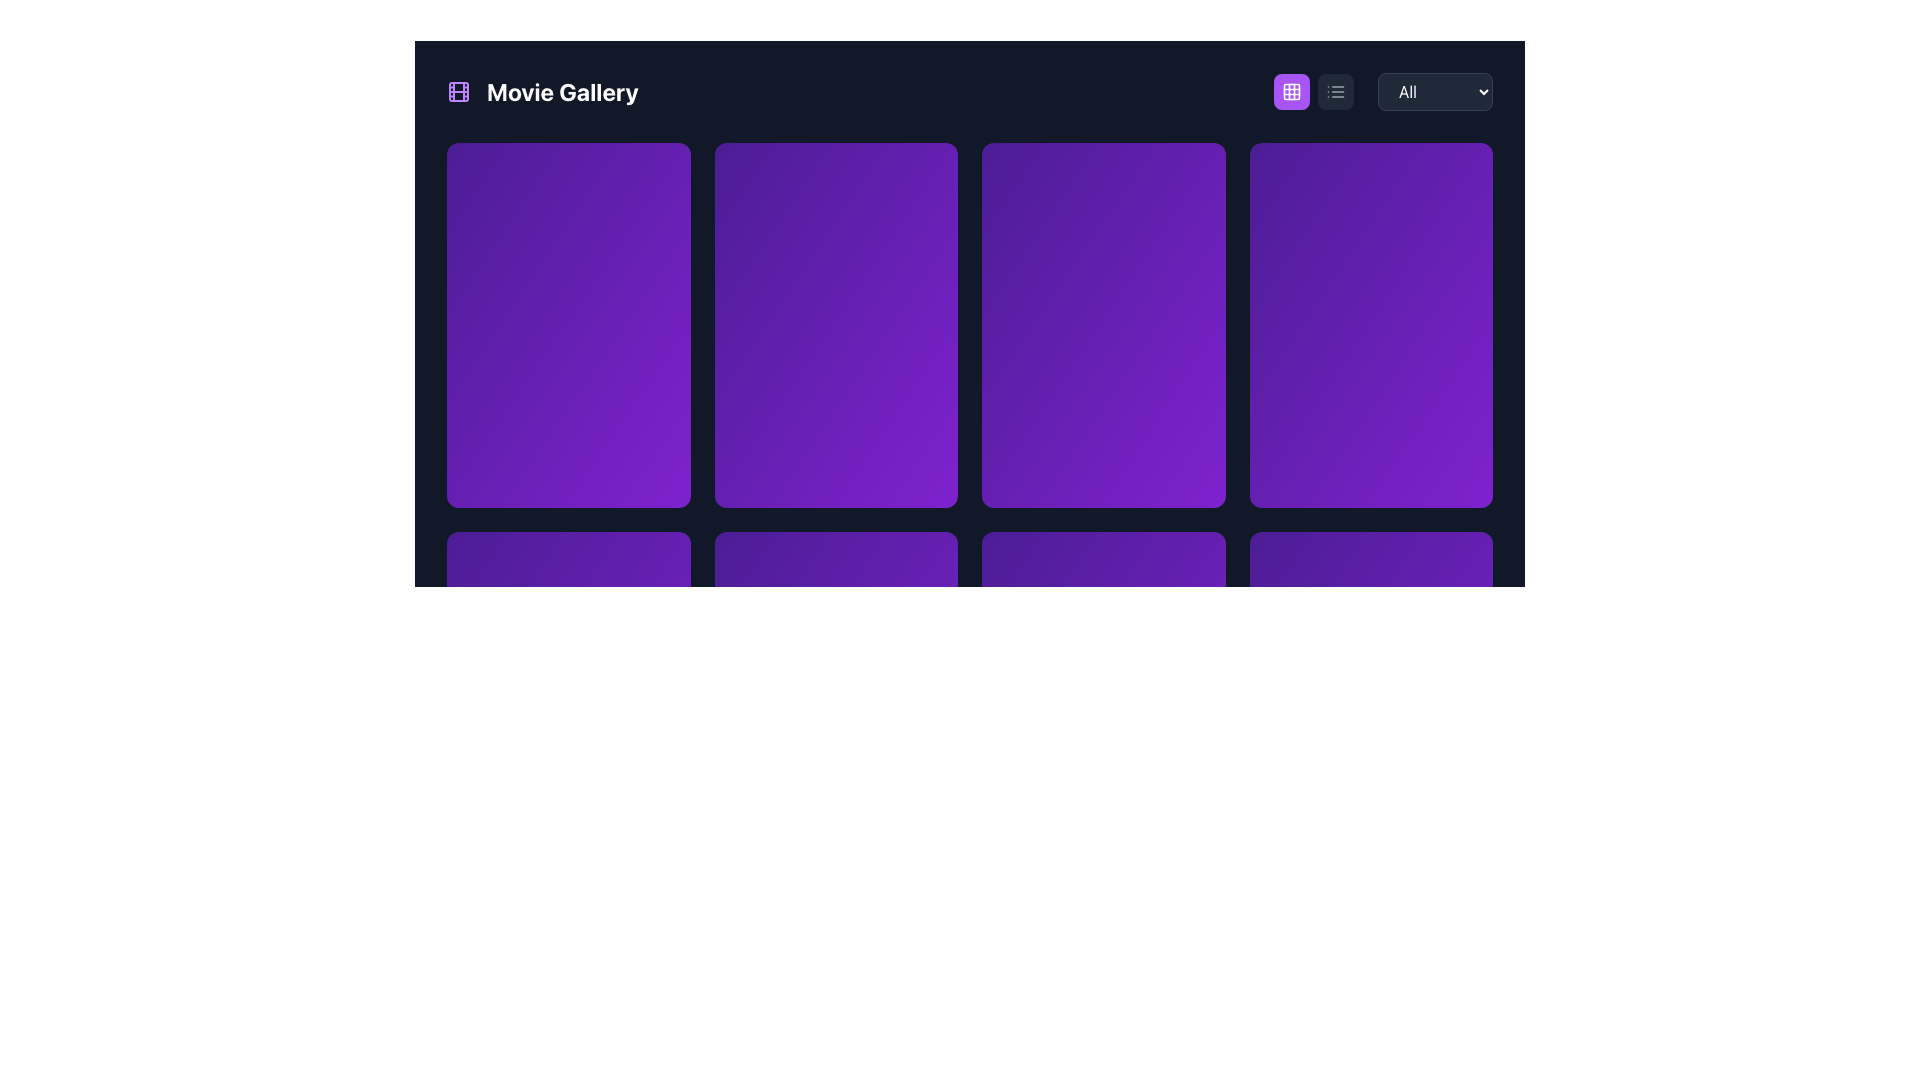 The height and width of the screenshot is (1080, 1920). Describe the element at coordinates (1102, 439) in the screenshot. I see `the Information card in the movie gallery grid` at that location.